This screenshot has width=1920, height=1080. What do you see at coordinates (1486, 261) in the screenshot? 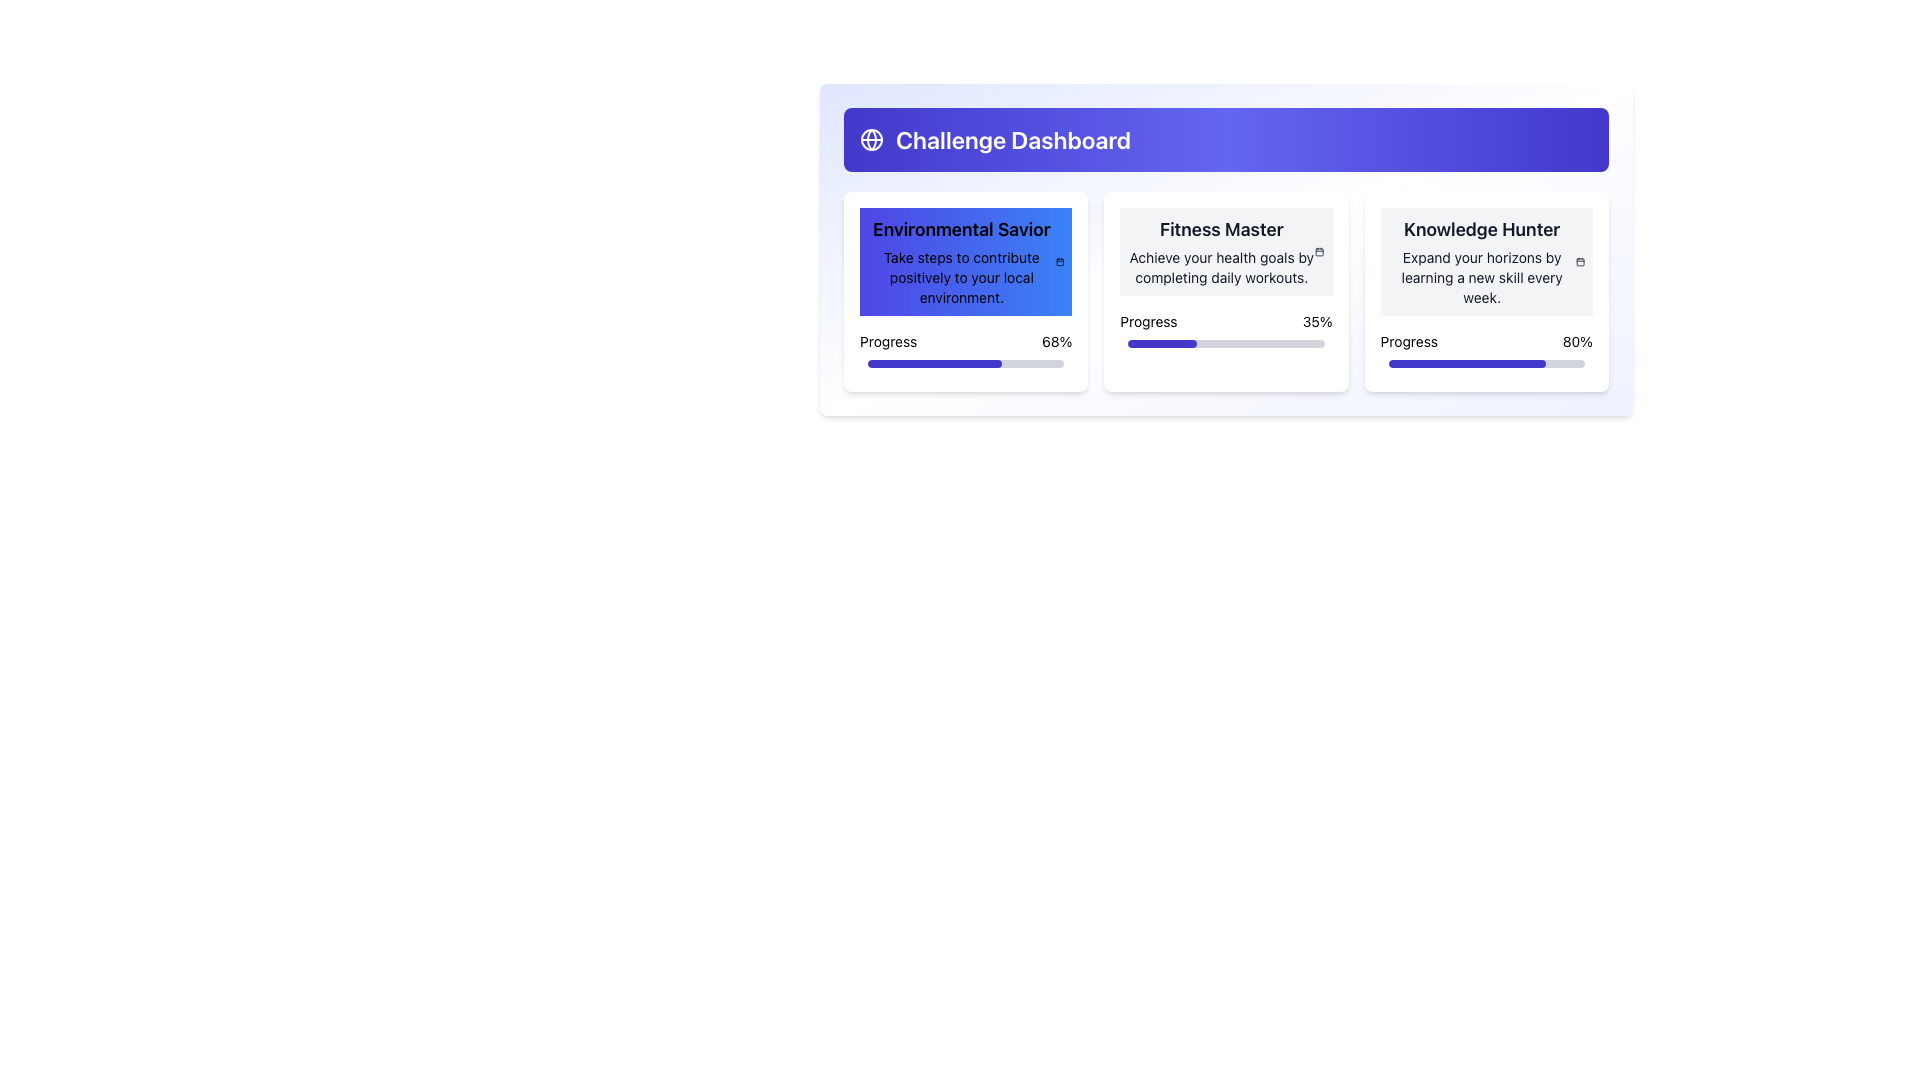
I see `information displayed in the 'Knowledge Hunter' informative card section, which contains the title and description about learning new skills` at bounding box center [1486, 261].